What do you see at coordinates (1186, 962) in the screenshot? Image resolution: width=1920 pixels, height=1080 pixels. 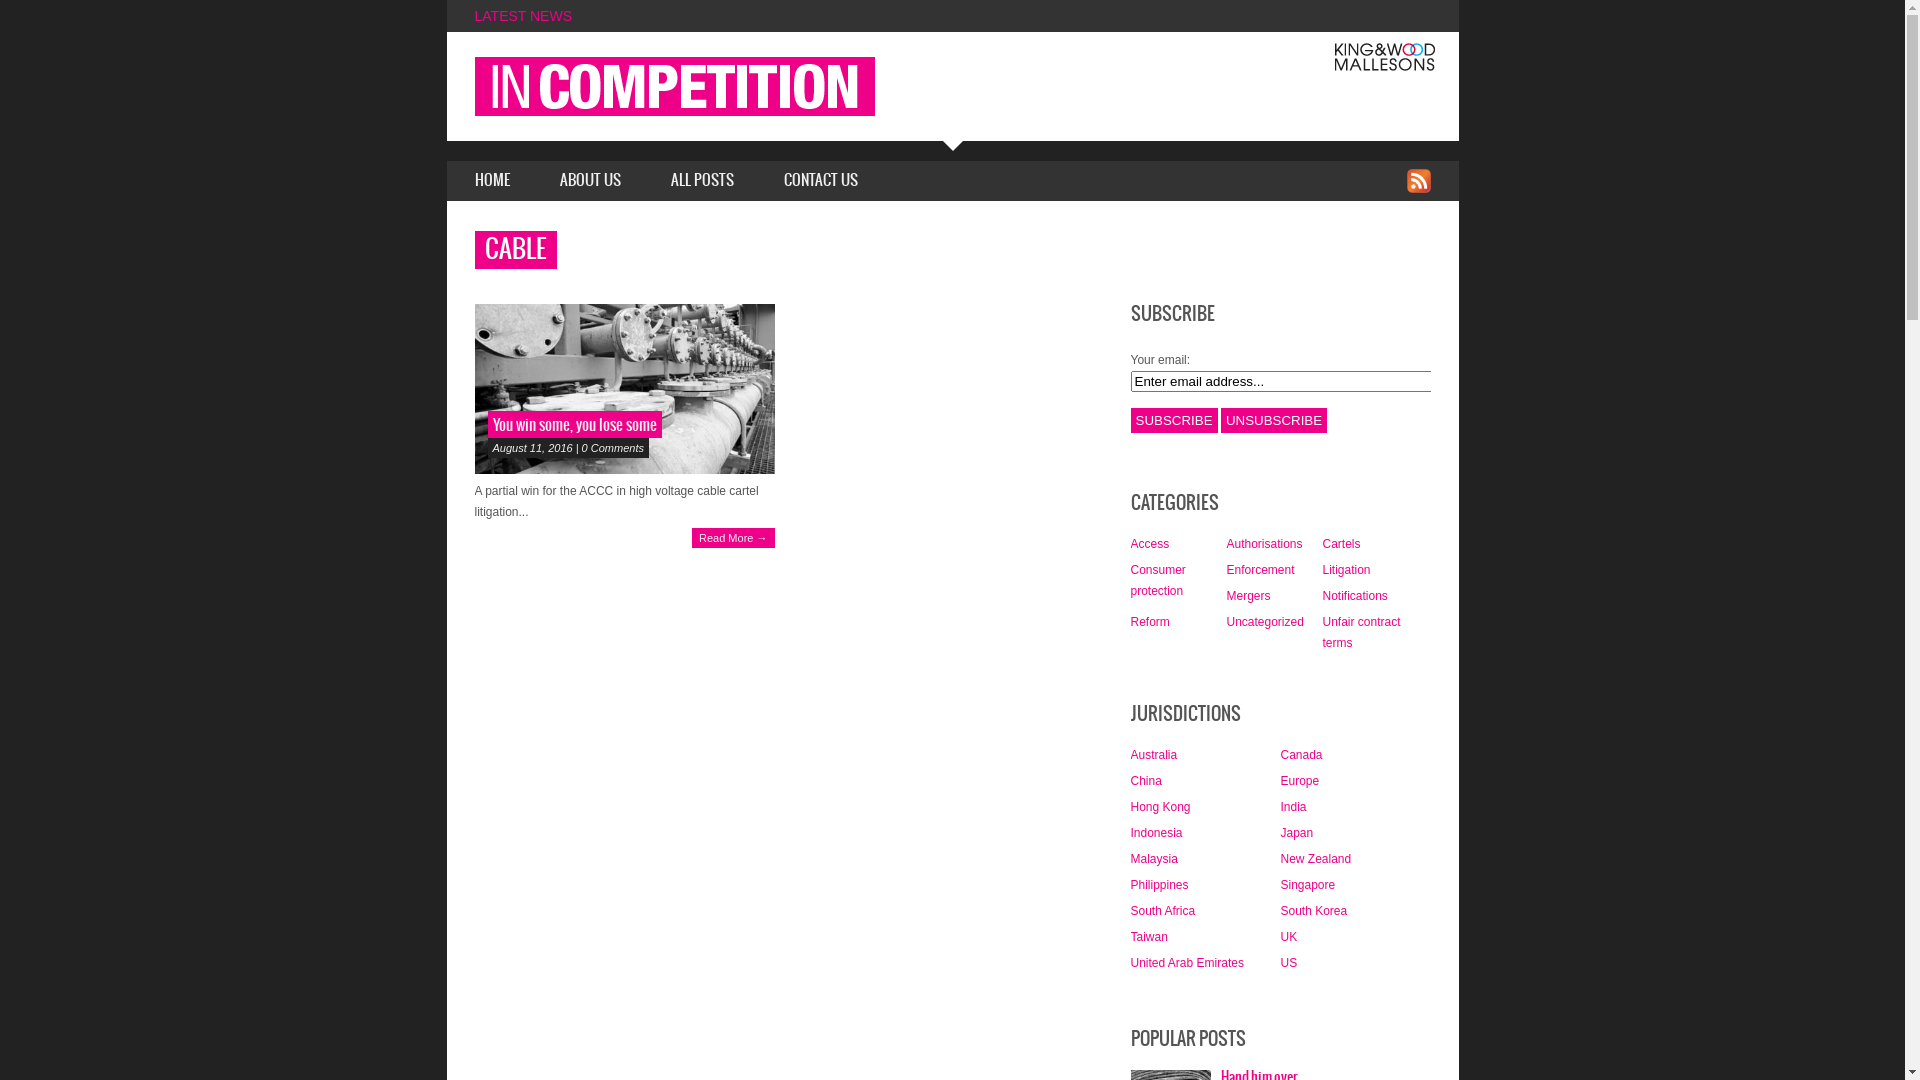 I see `'United Arab Emirates'` at bounding box center [1186, 962].